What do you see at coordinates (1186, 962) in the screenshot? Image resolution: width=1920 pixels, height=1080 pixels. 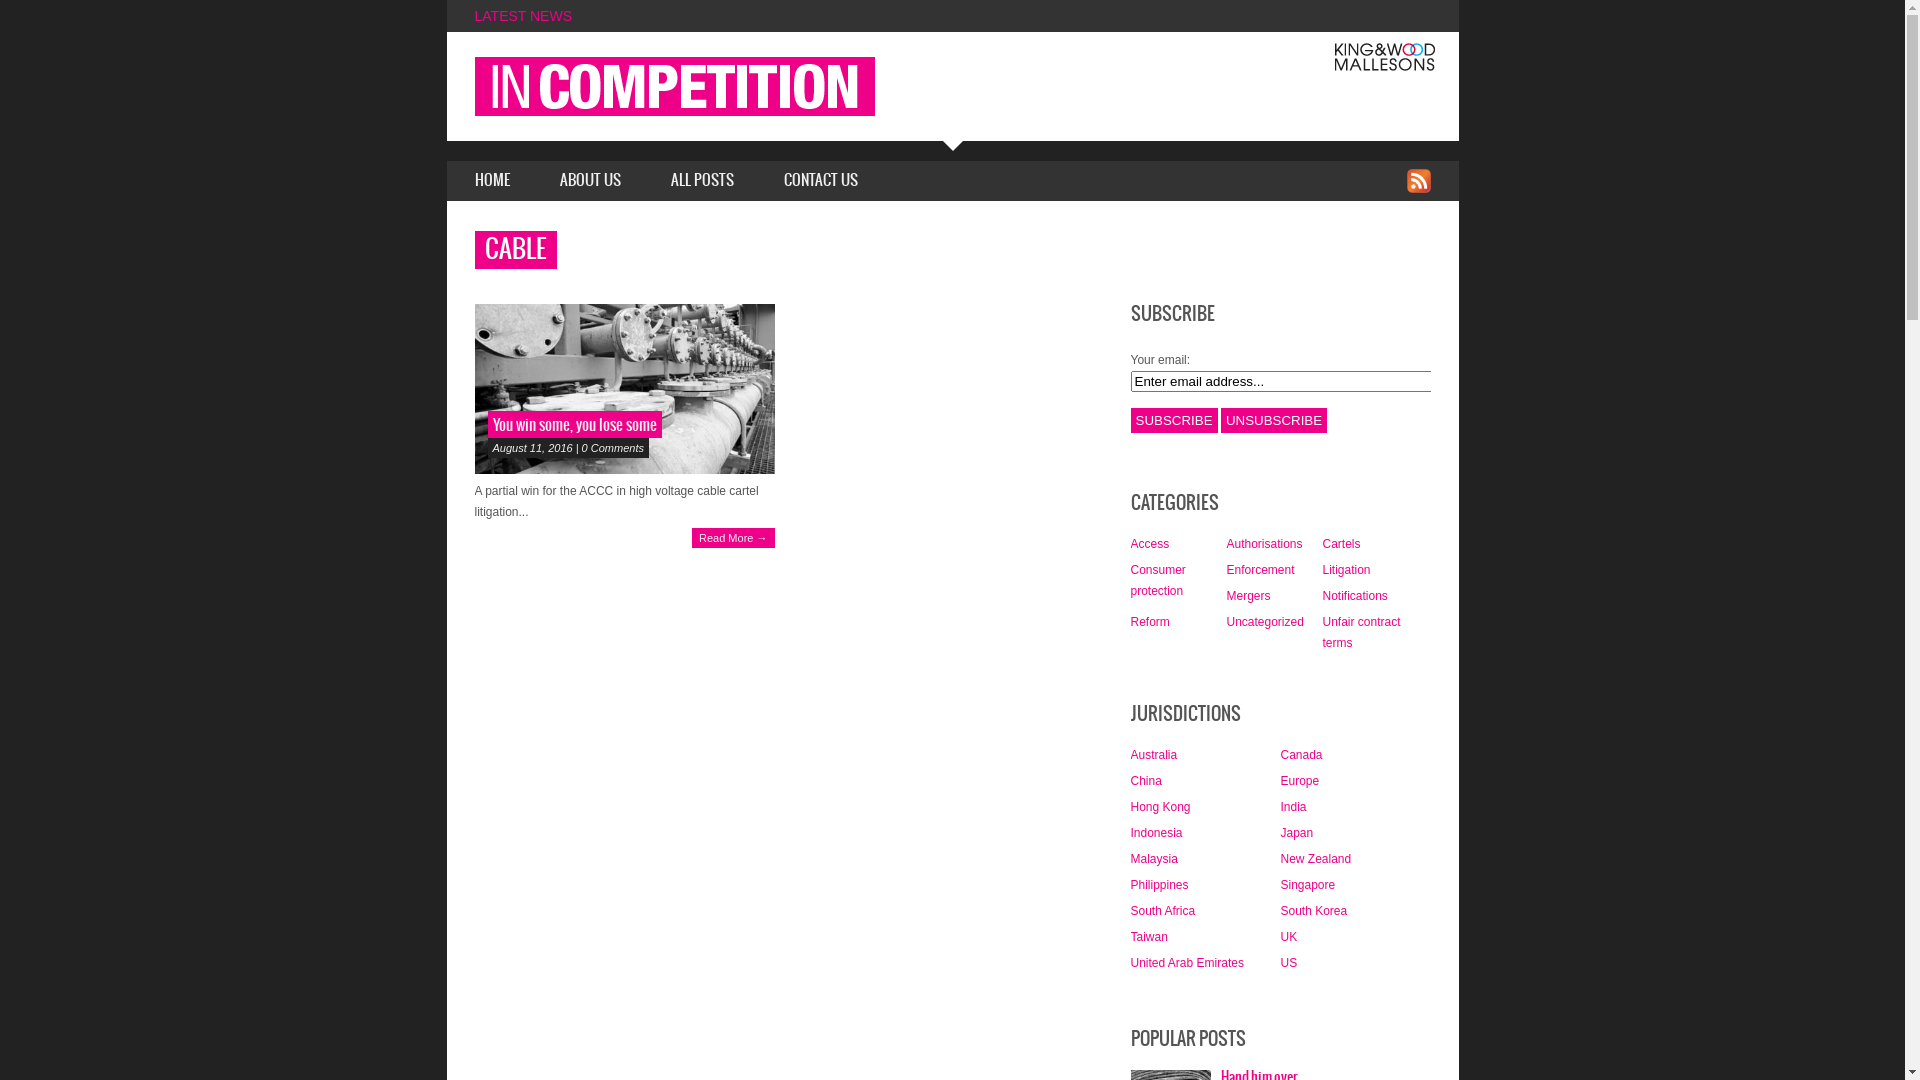 I see `'United Arab Emirates'` at bounding box center [1186, 962].